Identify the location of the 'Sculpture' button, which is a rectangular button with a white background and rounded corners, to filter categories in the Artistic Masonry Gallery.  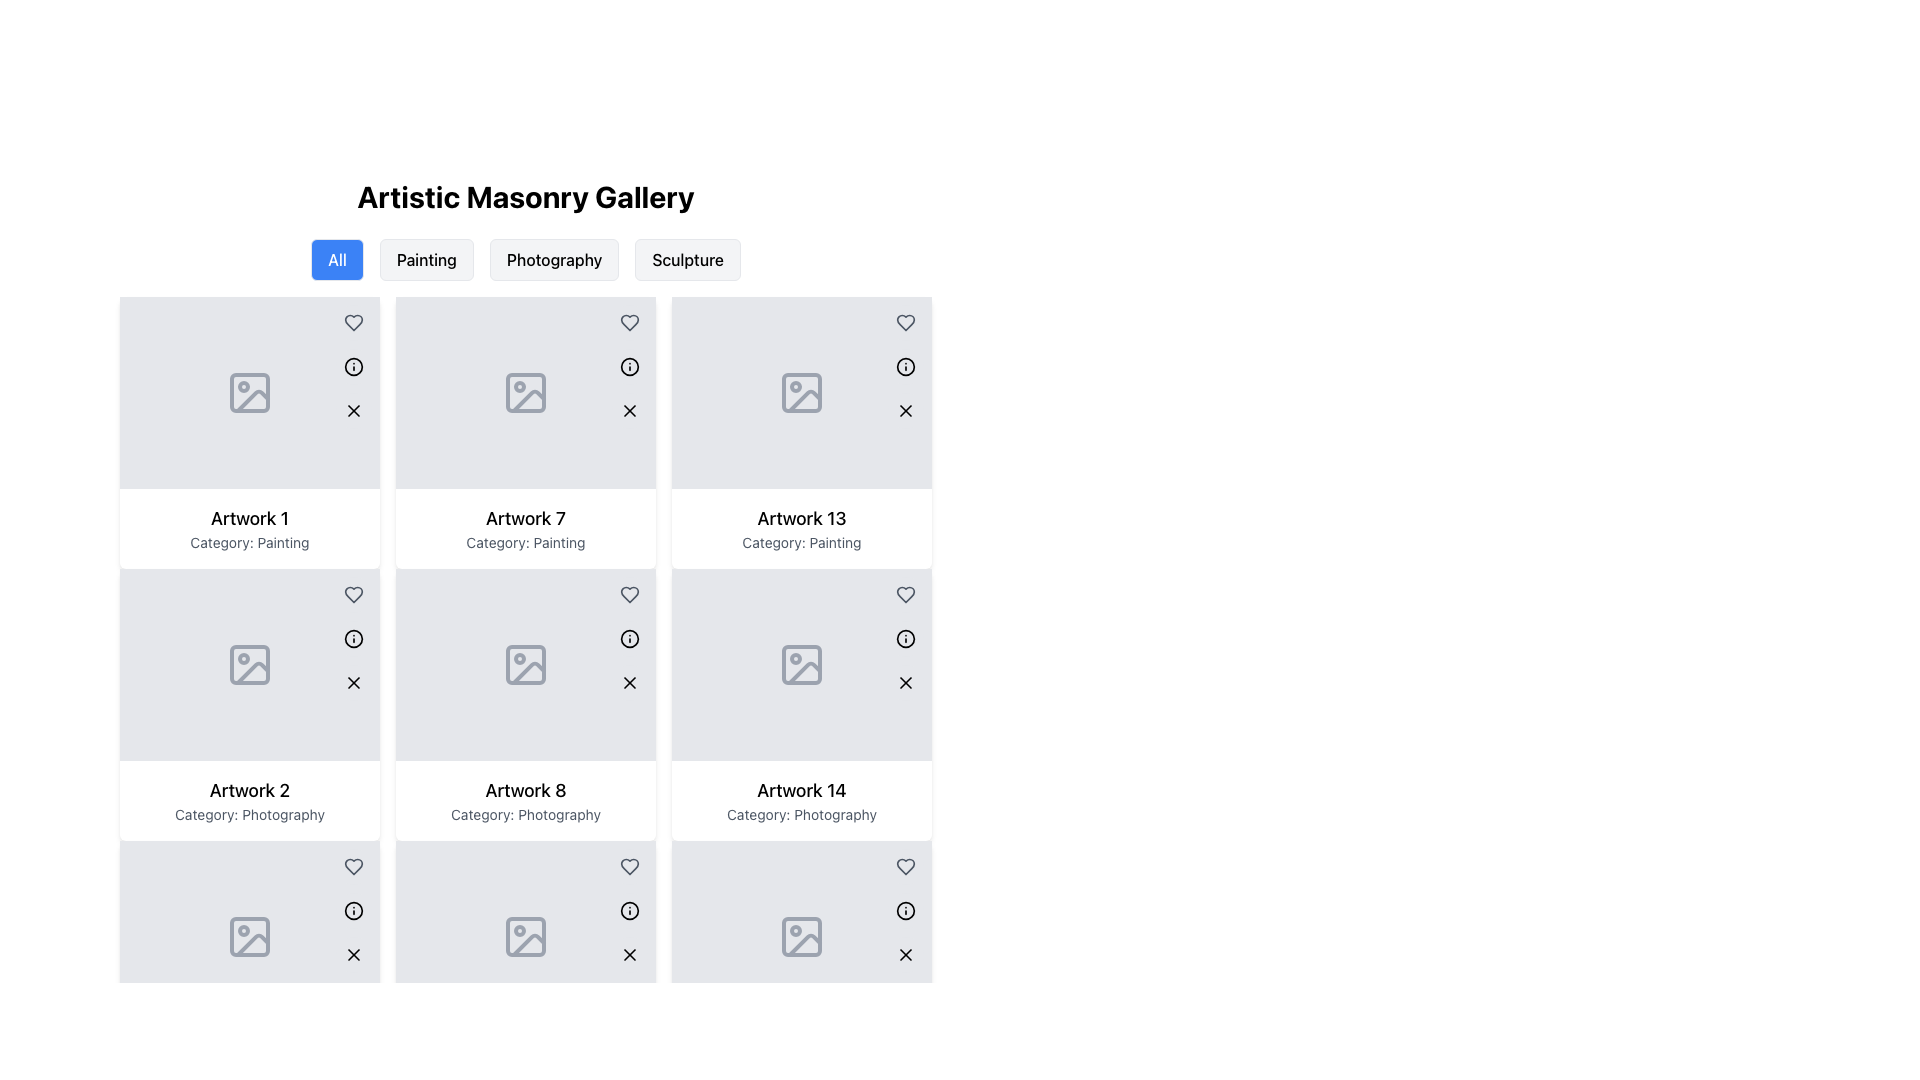
(688, 258).